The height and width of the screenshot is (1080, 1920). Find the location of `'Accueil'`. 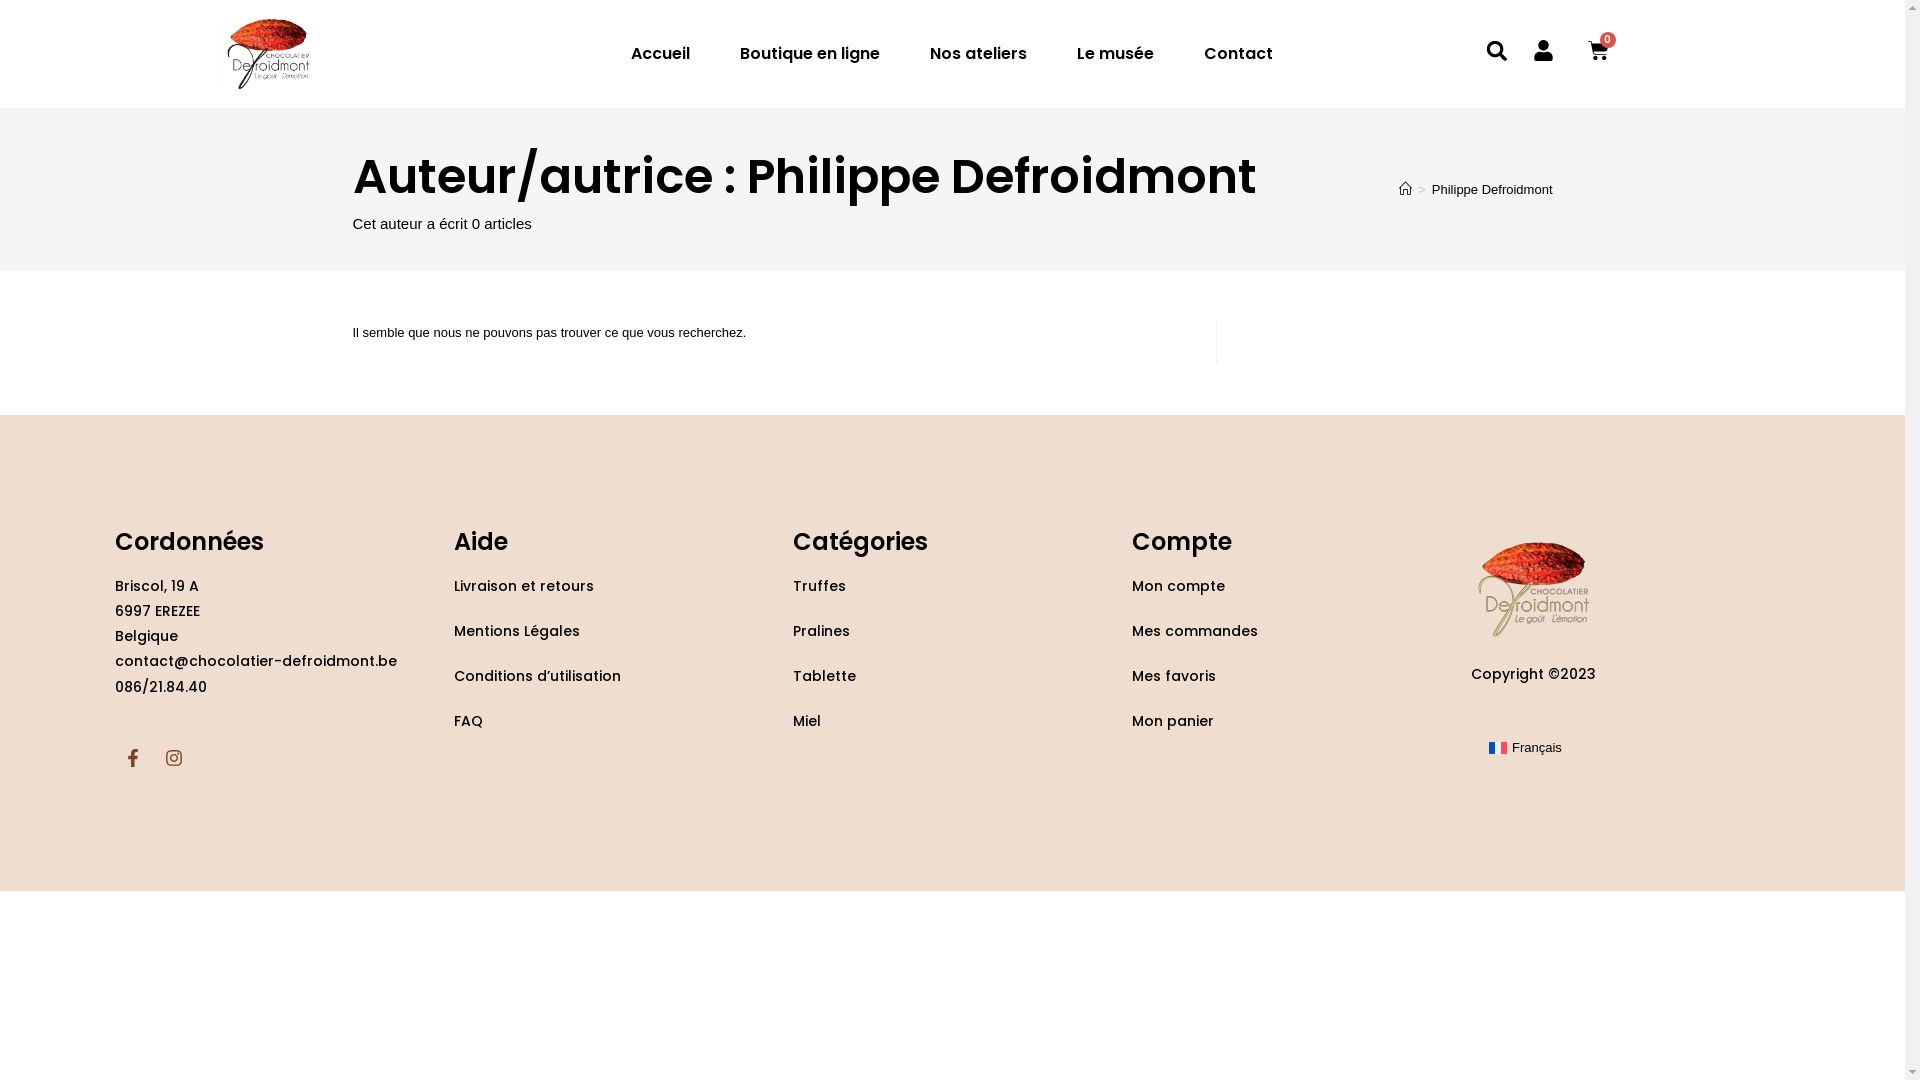

'Accueil' is located at coordinates (660, 53).